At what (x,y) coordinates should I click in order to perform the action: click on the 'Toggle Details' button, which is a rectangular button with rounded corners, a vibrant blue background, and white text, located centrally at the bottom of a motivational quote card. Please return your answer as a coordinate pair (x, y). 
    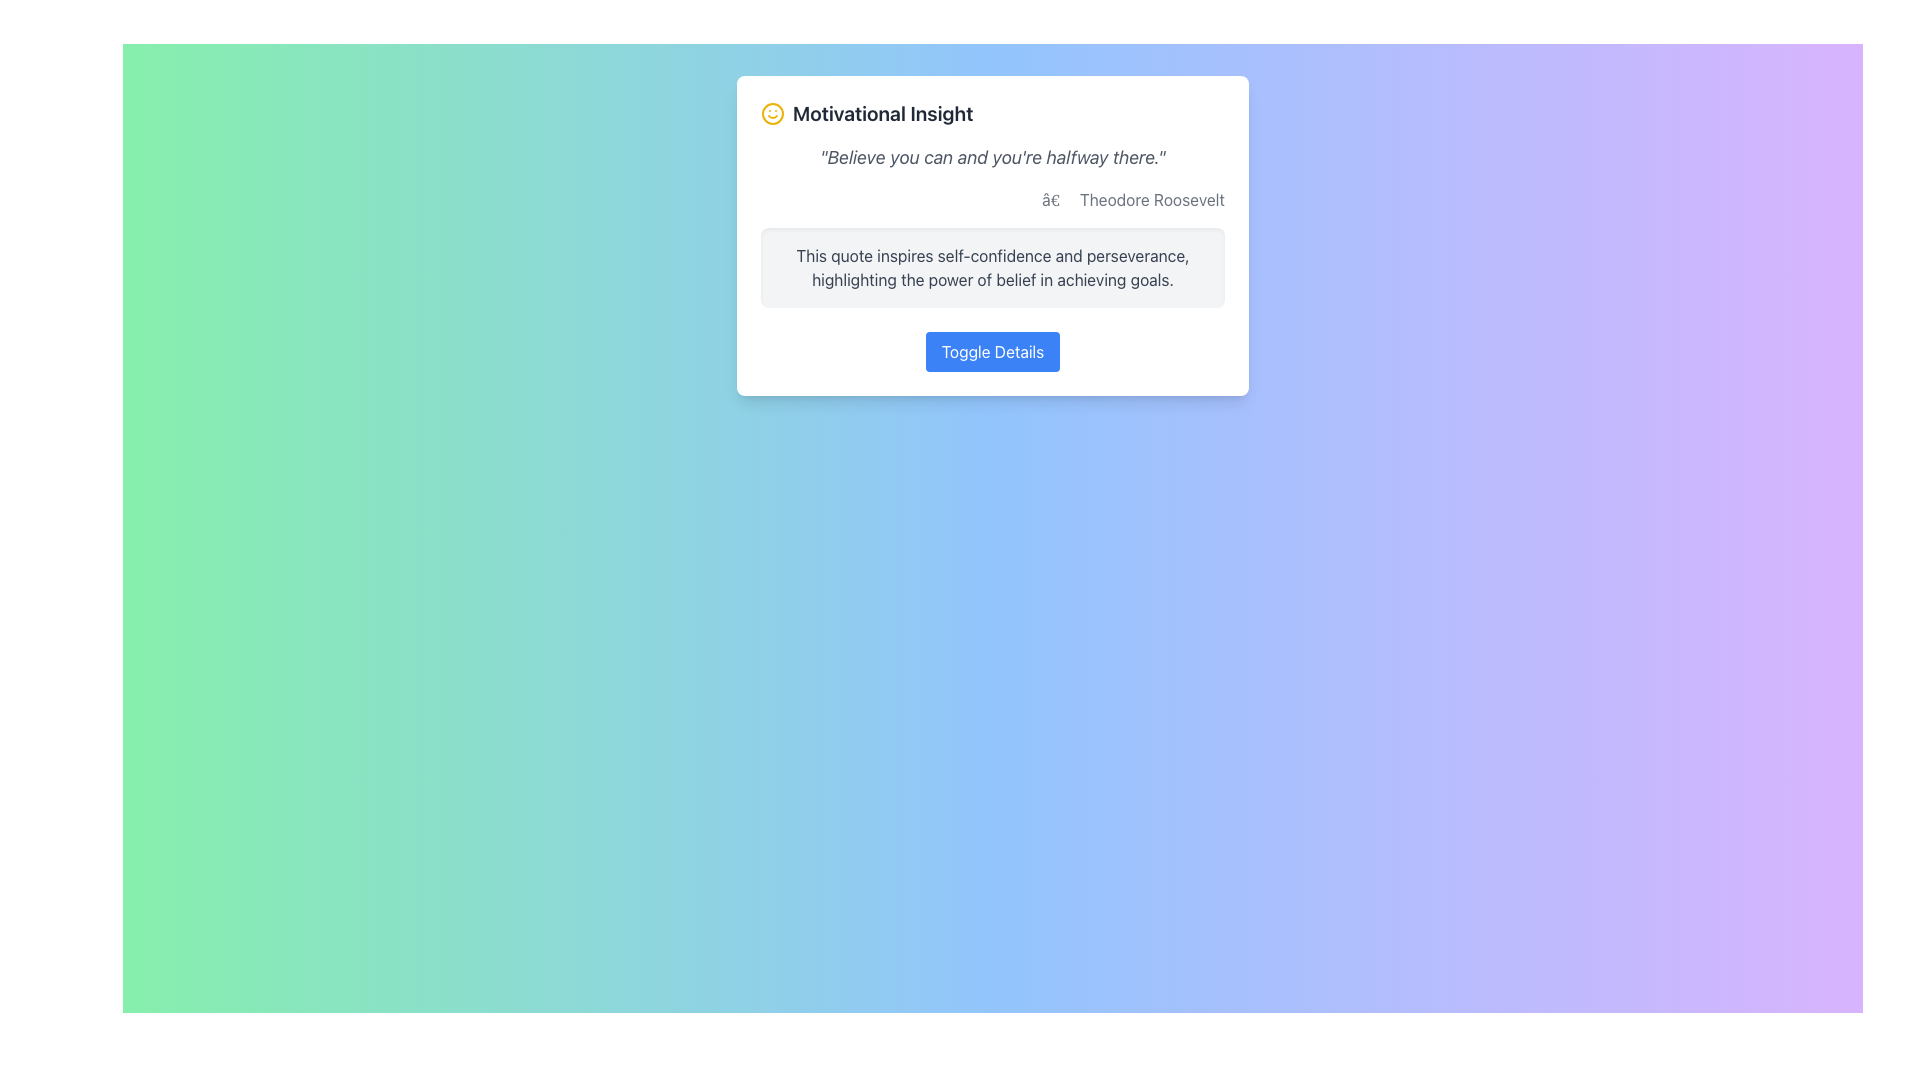
    Looking at the image, I should click on (993, 350).